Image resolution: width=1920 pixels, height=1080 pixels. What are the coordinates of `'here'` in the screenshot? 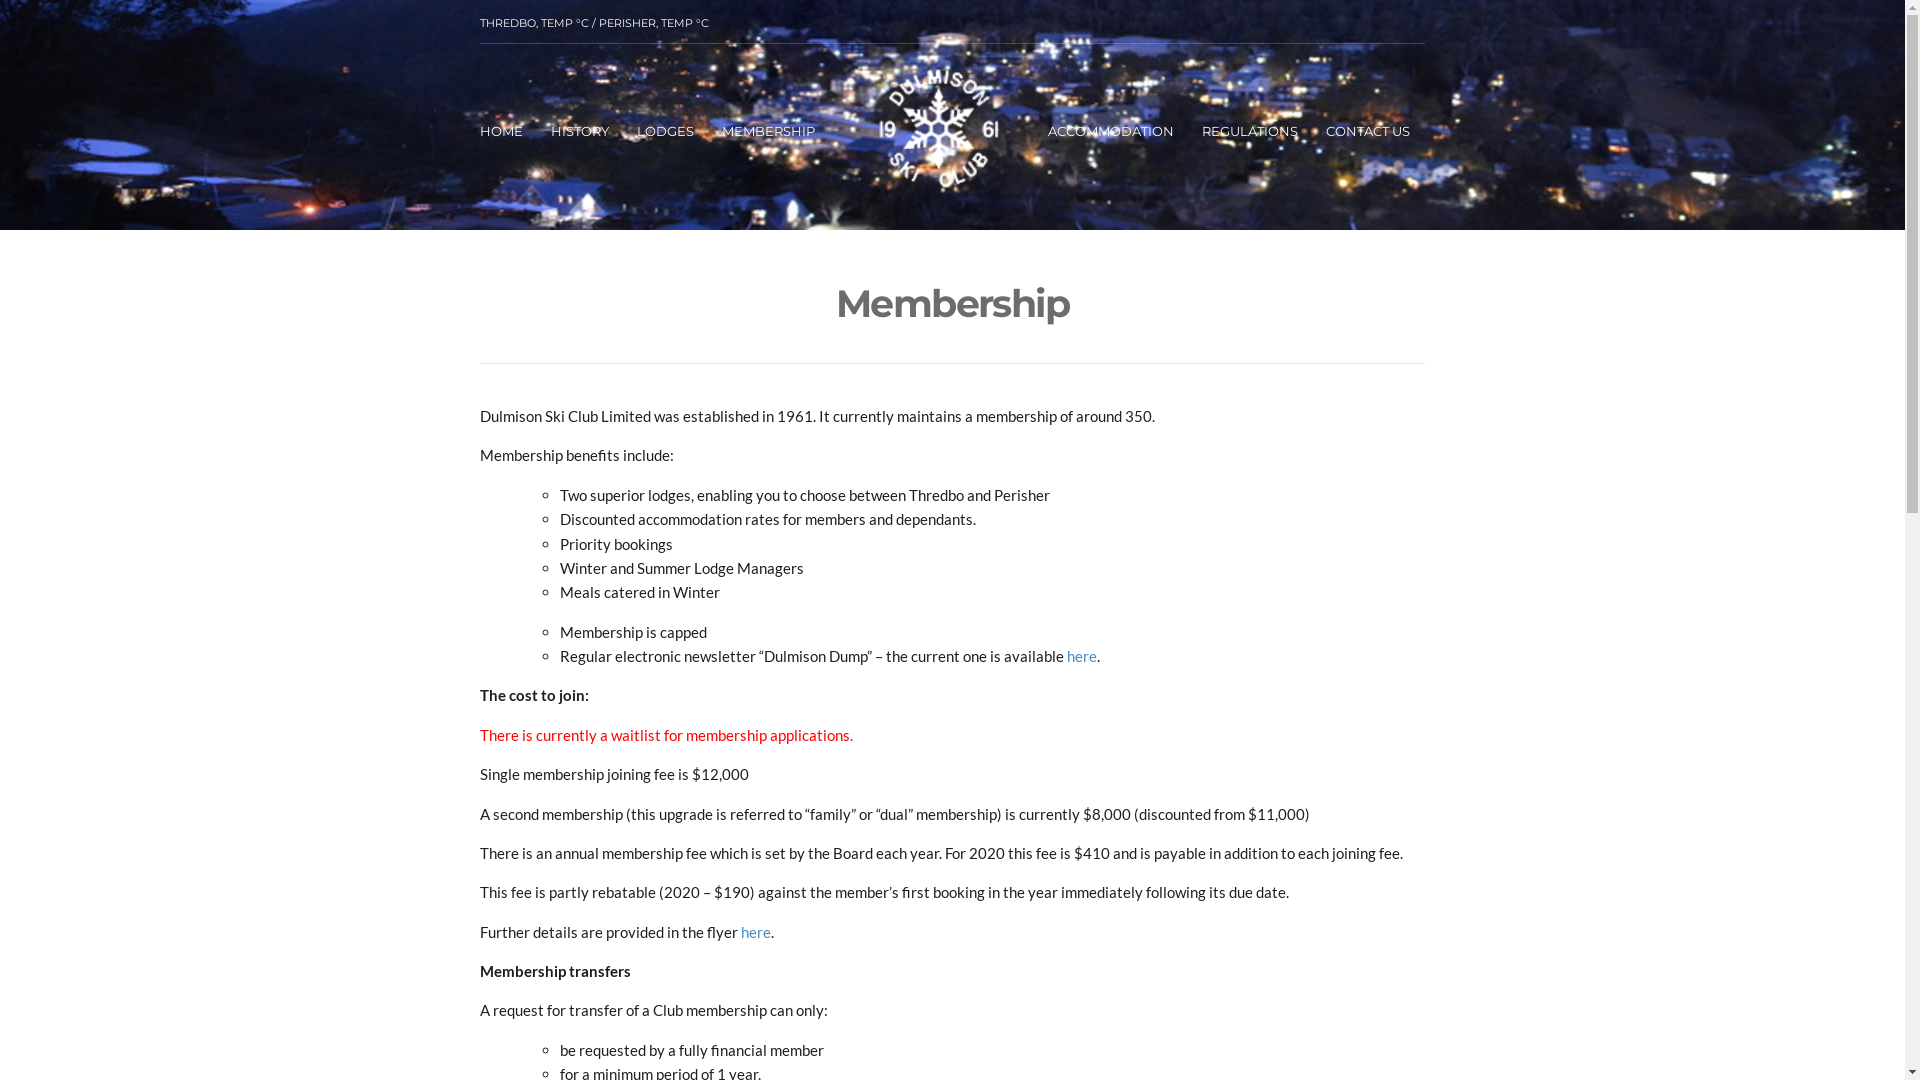 It's located at (754, 932).